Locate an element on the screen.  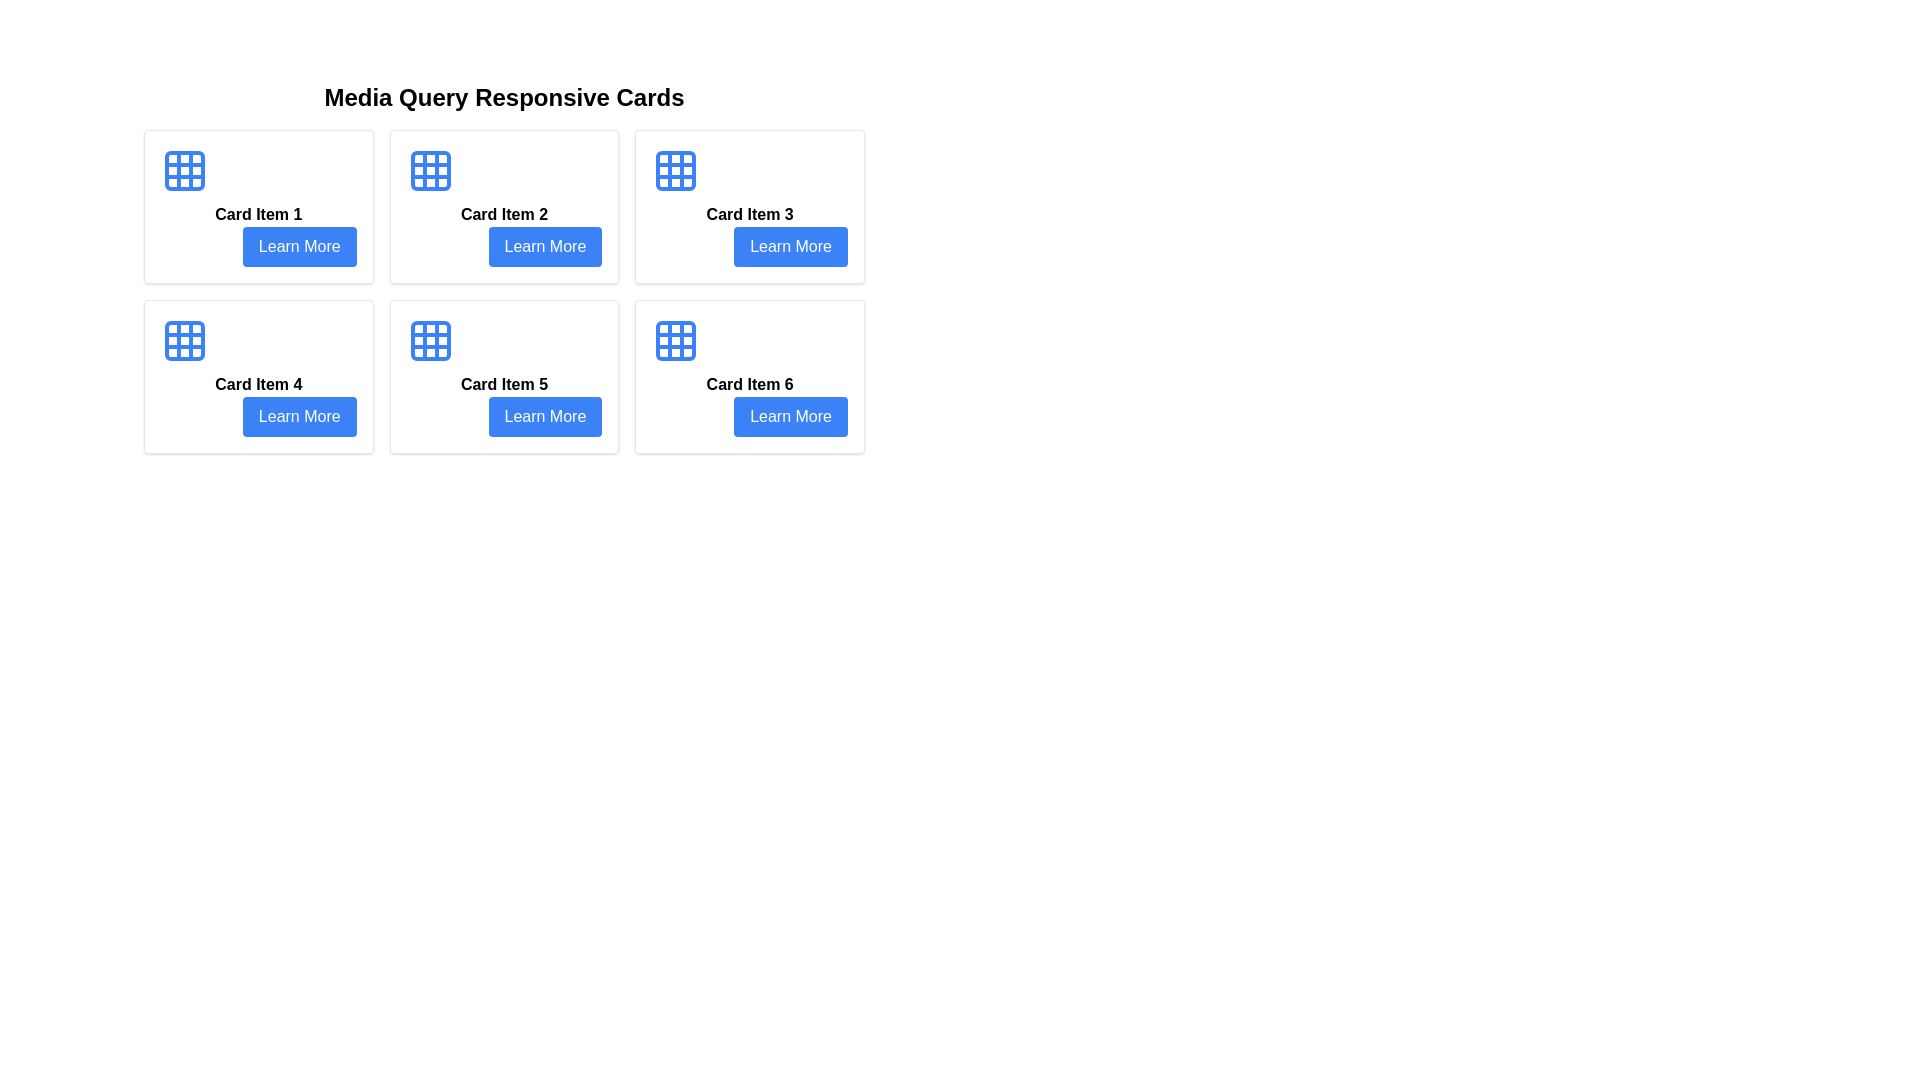
the Grid icon (SVG graphical element) located at the top-left corner of the first card labeled 'Card Item 1', which is positioned above the text 'Card Item 1' and to the left of the 'Learn More' button is located at coordinates (185, 169).